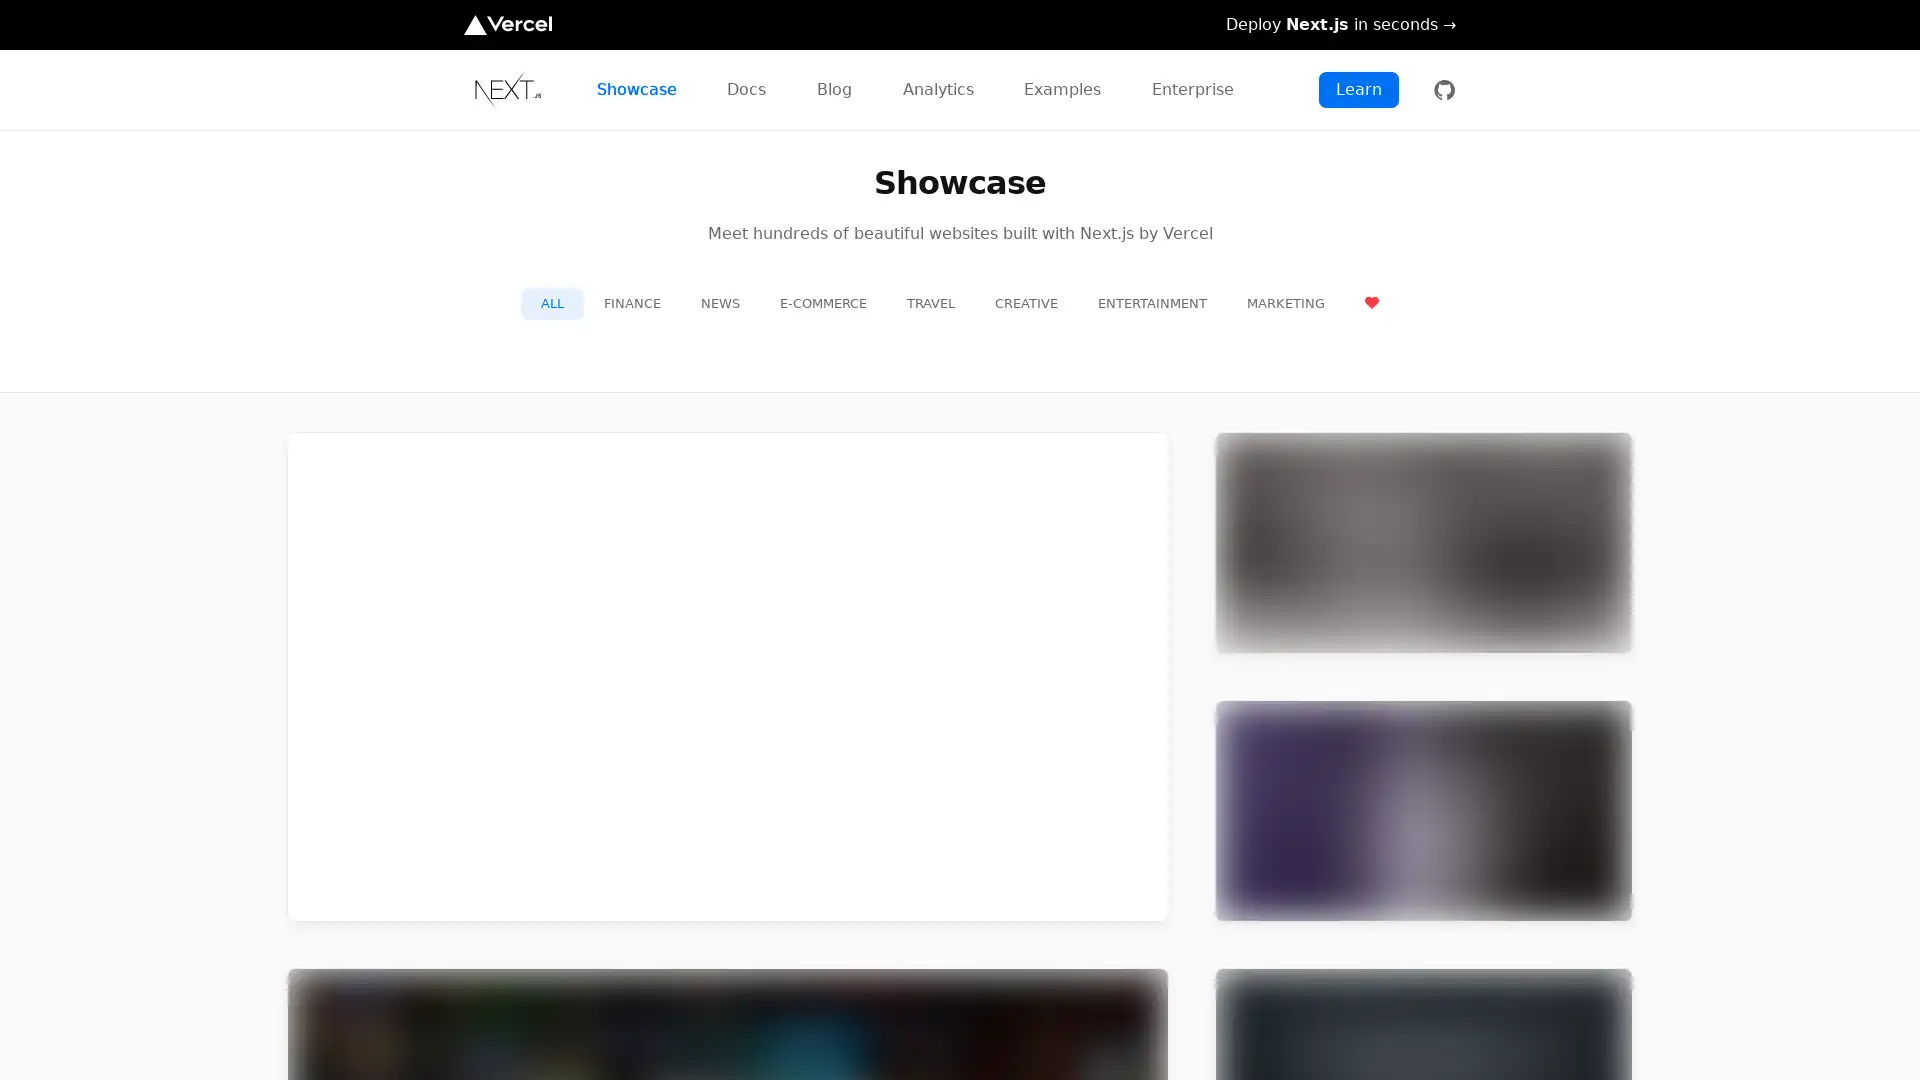 The width and height of the screenshot is (1920, 1080). What do you see at coordinates (1423, 542) in the screenshot?
I see `preview for Netflix Jobs Netflix Jobs https://jobs.netflix.com` at bounding box center [1423, 542].